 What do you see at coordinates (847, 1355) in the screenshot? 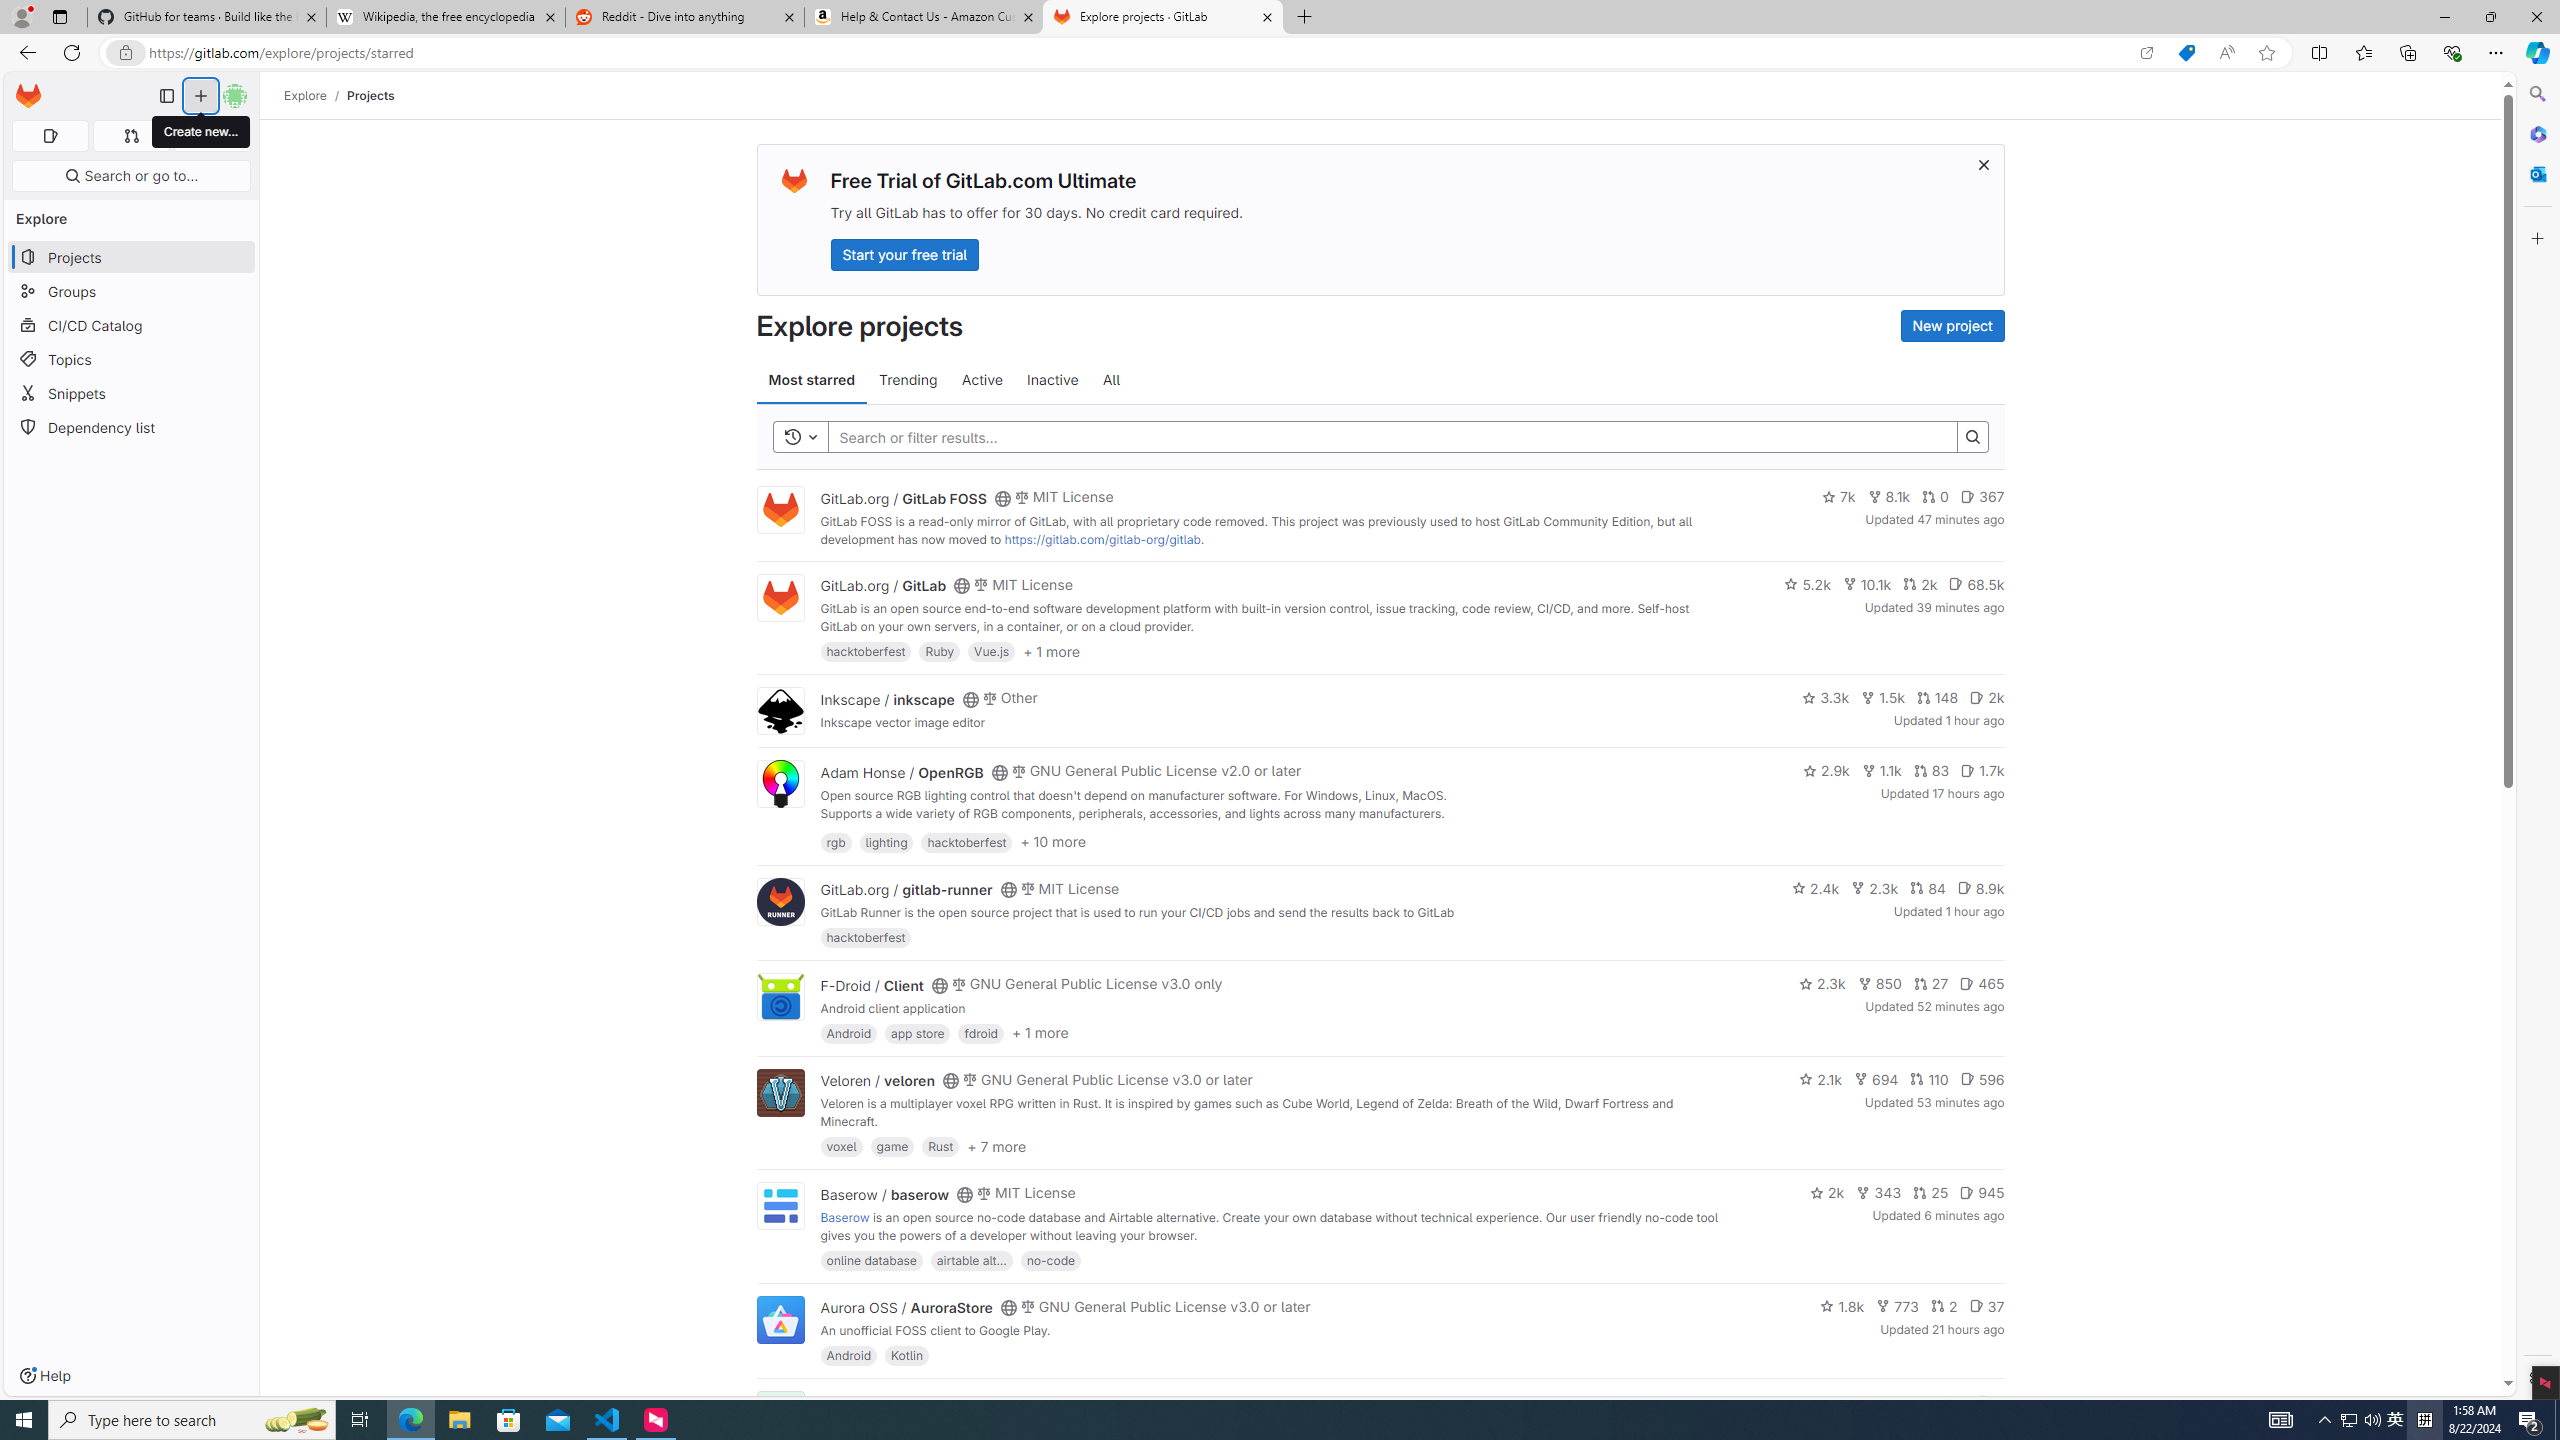
I see `'Android'` at bounding box center [847, 1355].